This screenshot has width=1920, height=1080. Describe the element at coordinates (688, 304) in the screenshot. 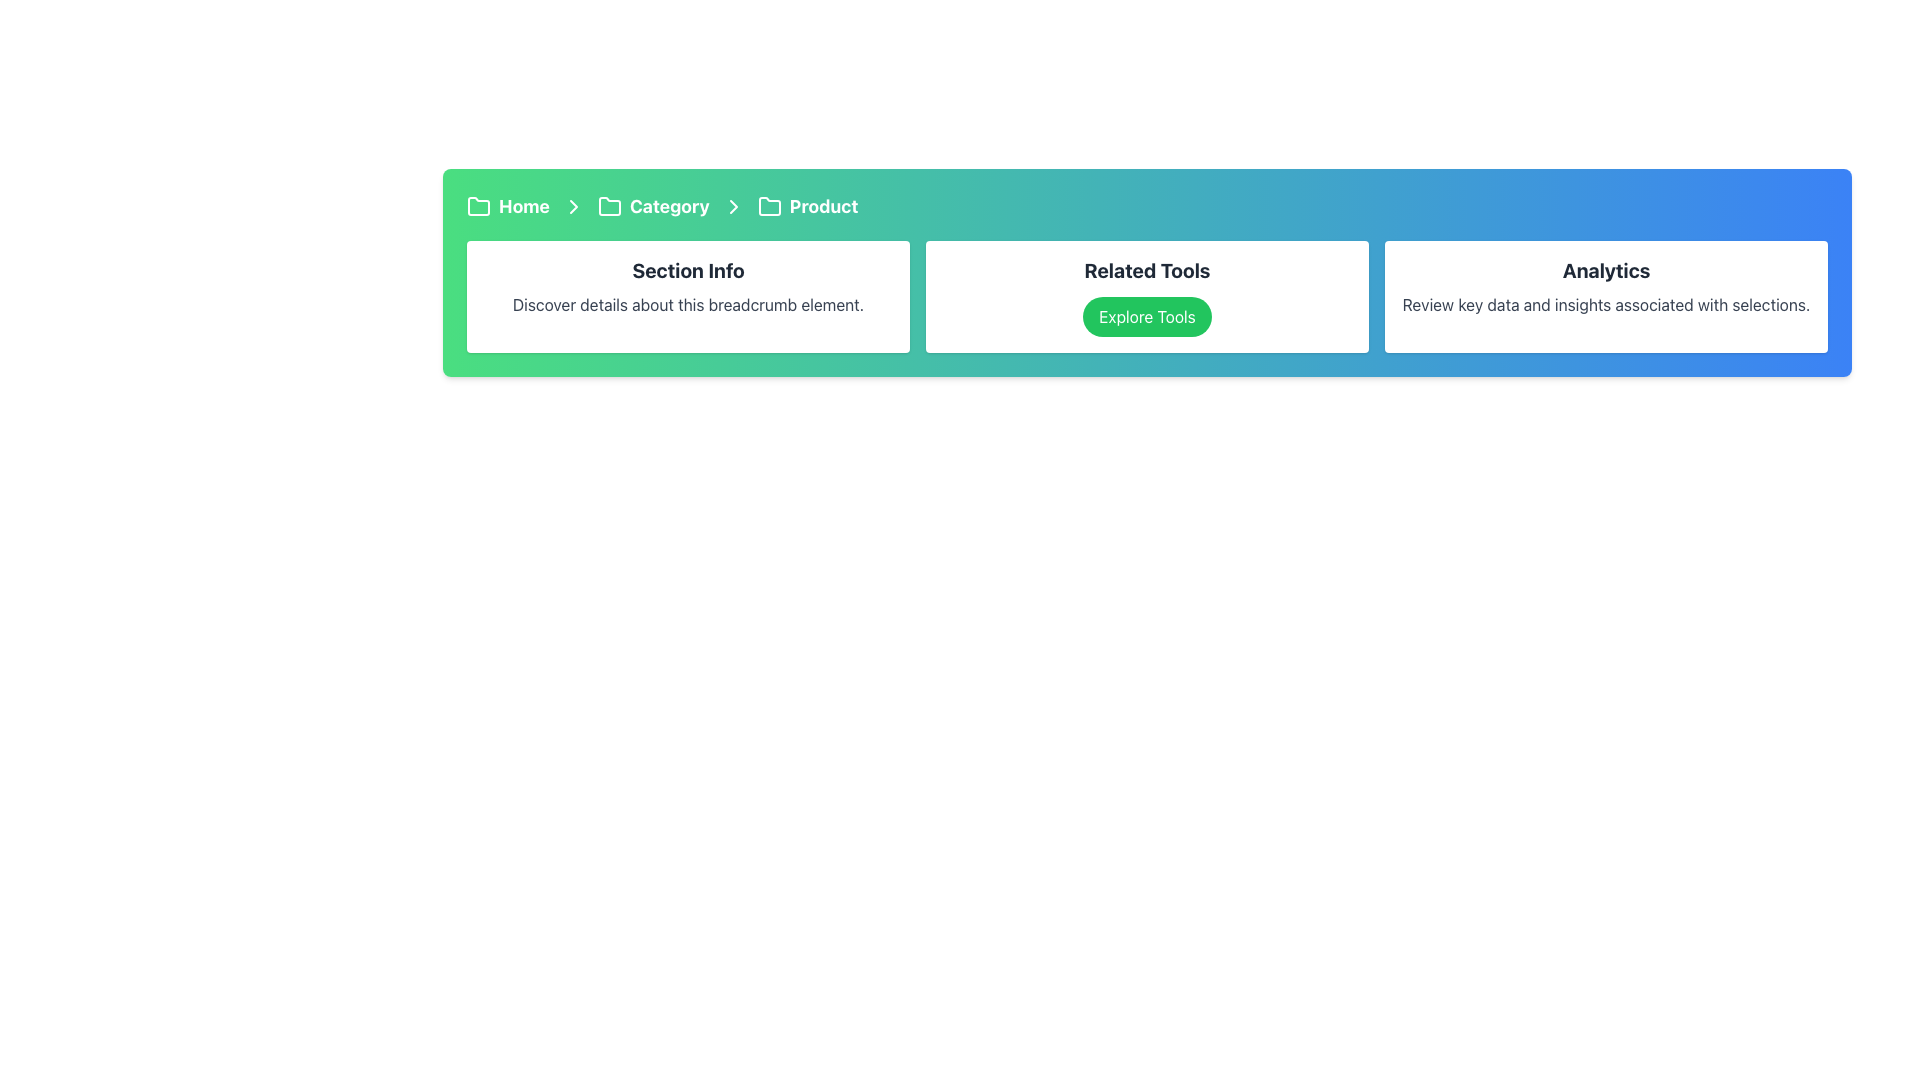

I see `the text label displaying 'Discover details about this breadcrumb element.' which is styled with gray color and centered below the 'Section Info' header` at that location.